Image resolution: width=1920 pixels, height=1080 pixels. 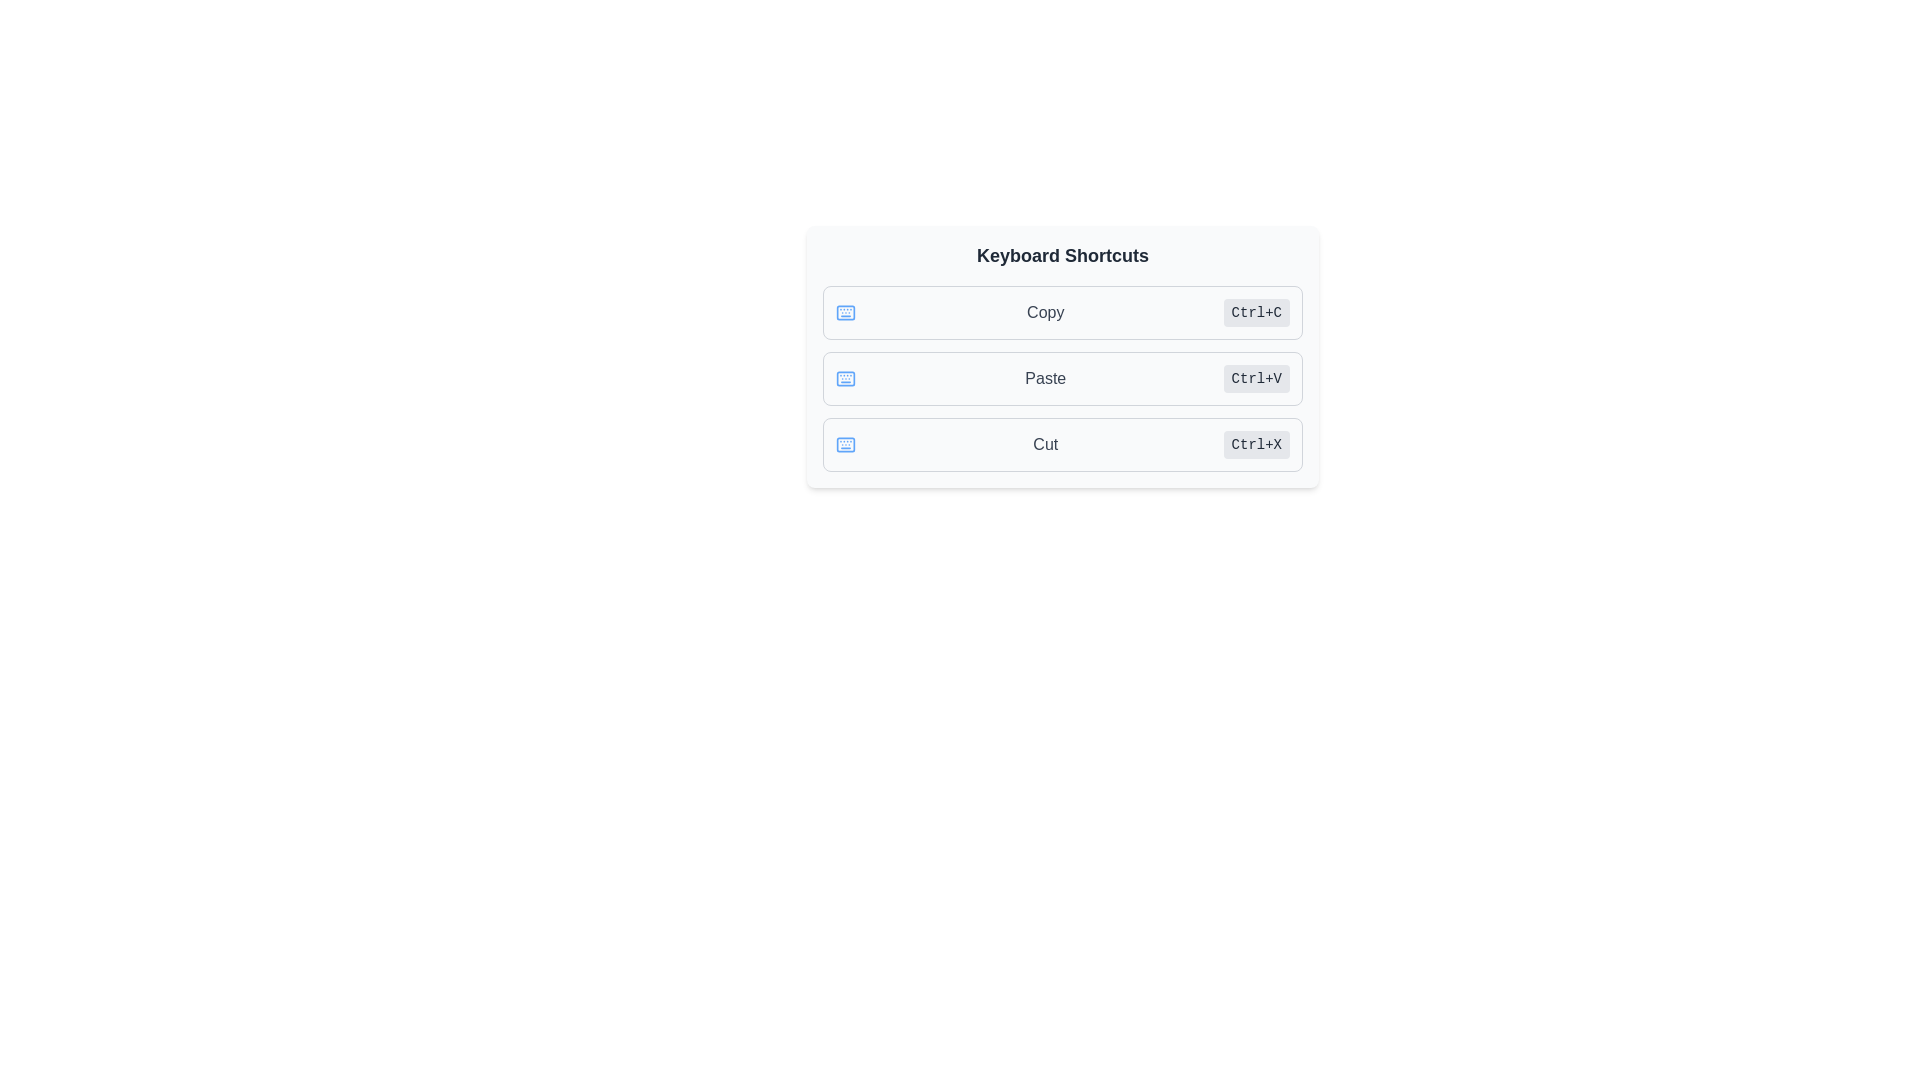 I want to click on the 'Paste' button, which is a rectangular button with rounded corners, displaying a keyboard icon, the label 'Paste', and a 'Ctrl+V' tag, so click(x=1061, y=378).